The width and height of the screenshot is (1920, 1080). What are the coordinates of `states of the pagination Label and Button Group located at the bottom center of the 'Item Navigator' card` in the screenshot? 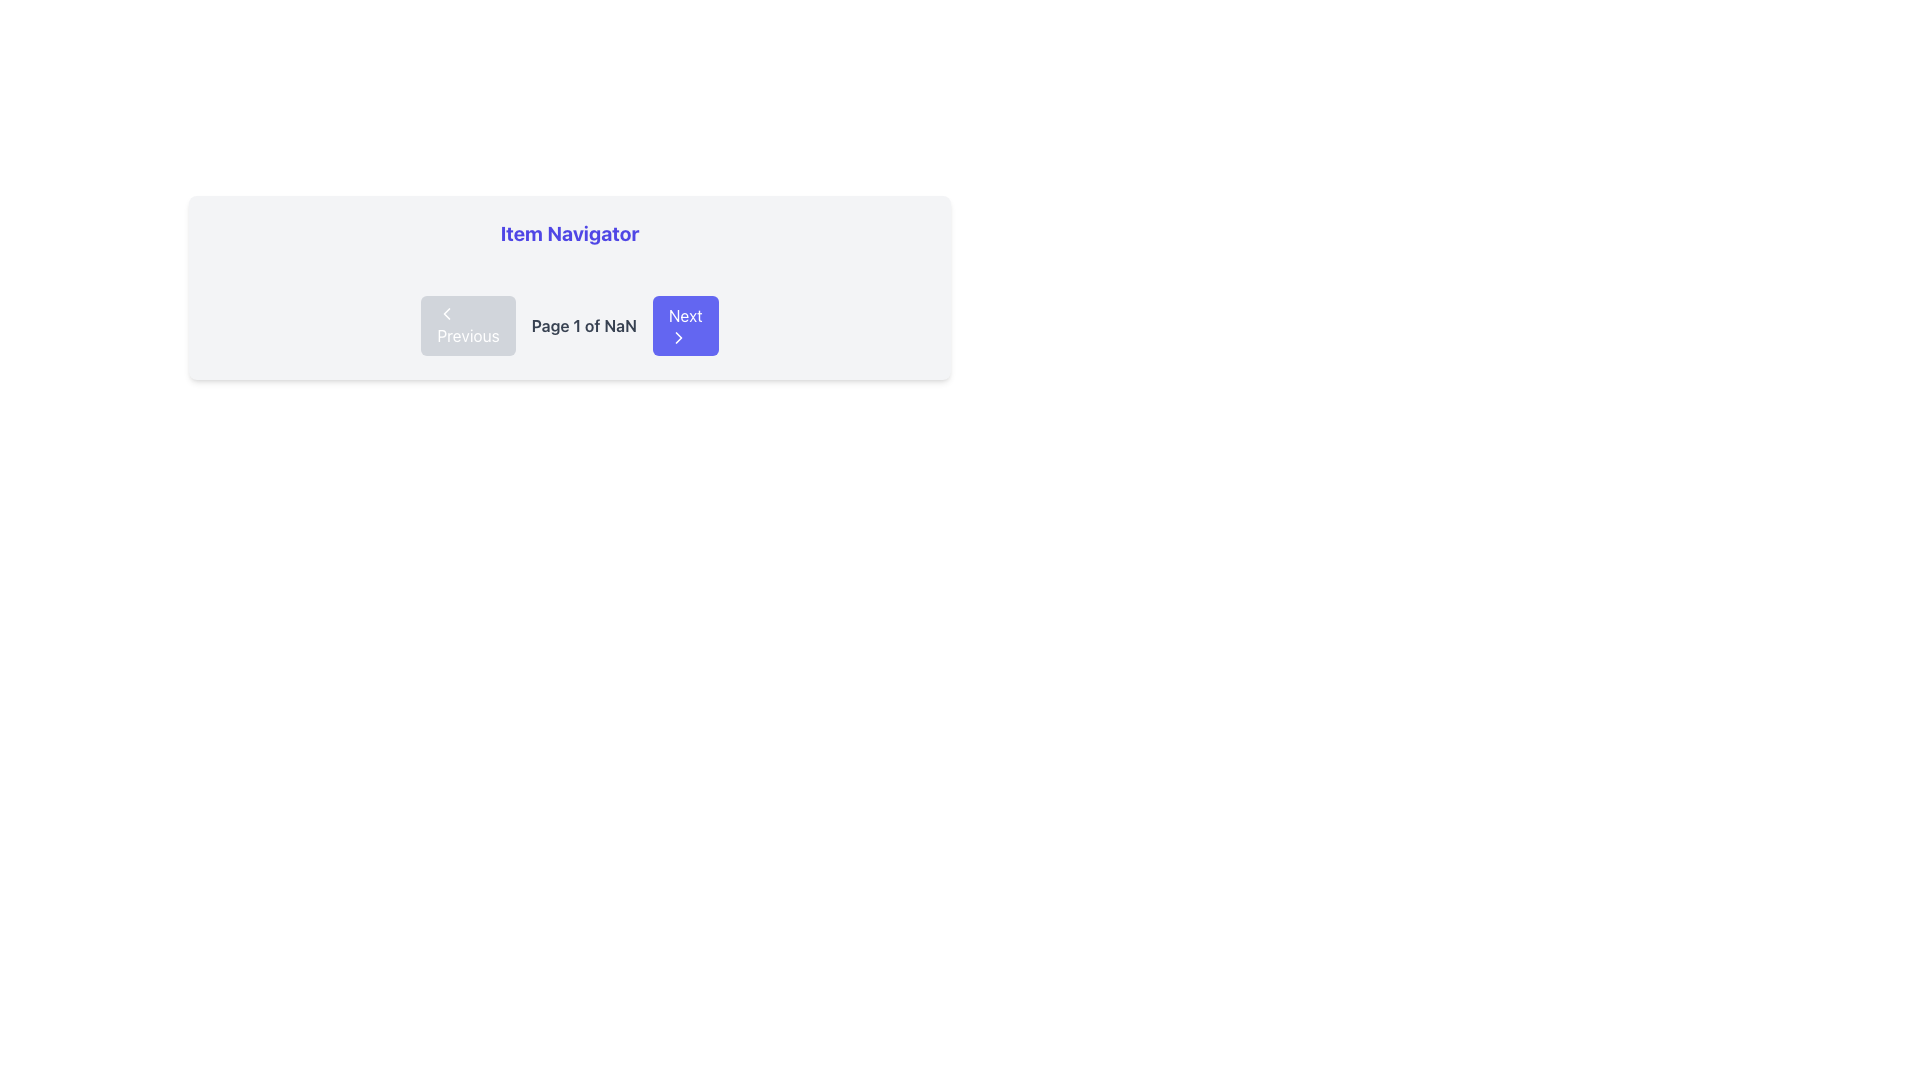 It's located at (569, 325).